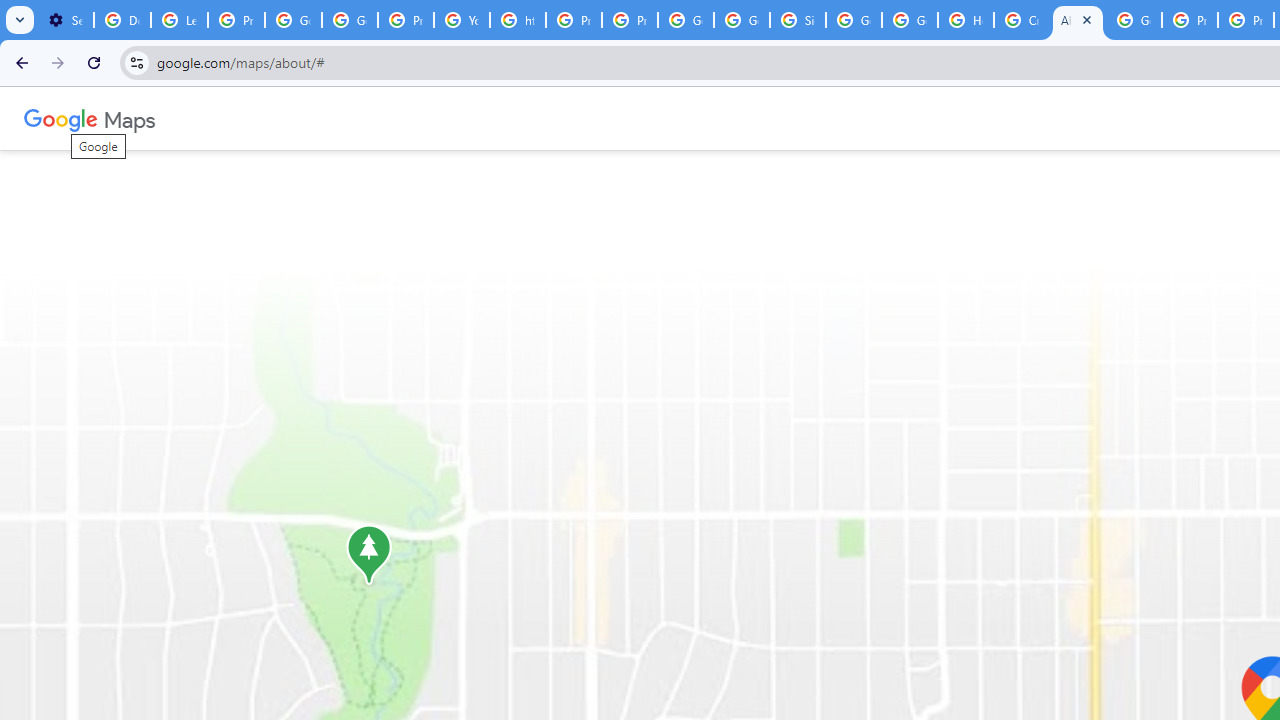 The height and width of the screenshot is (720, 1280). I want to click on 'System', so click(10, 11).